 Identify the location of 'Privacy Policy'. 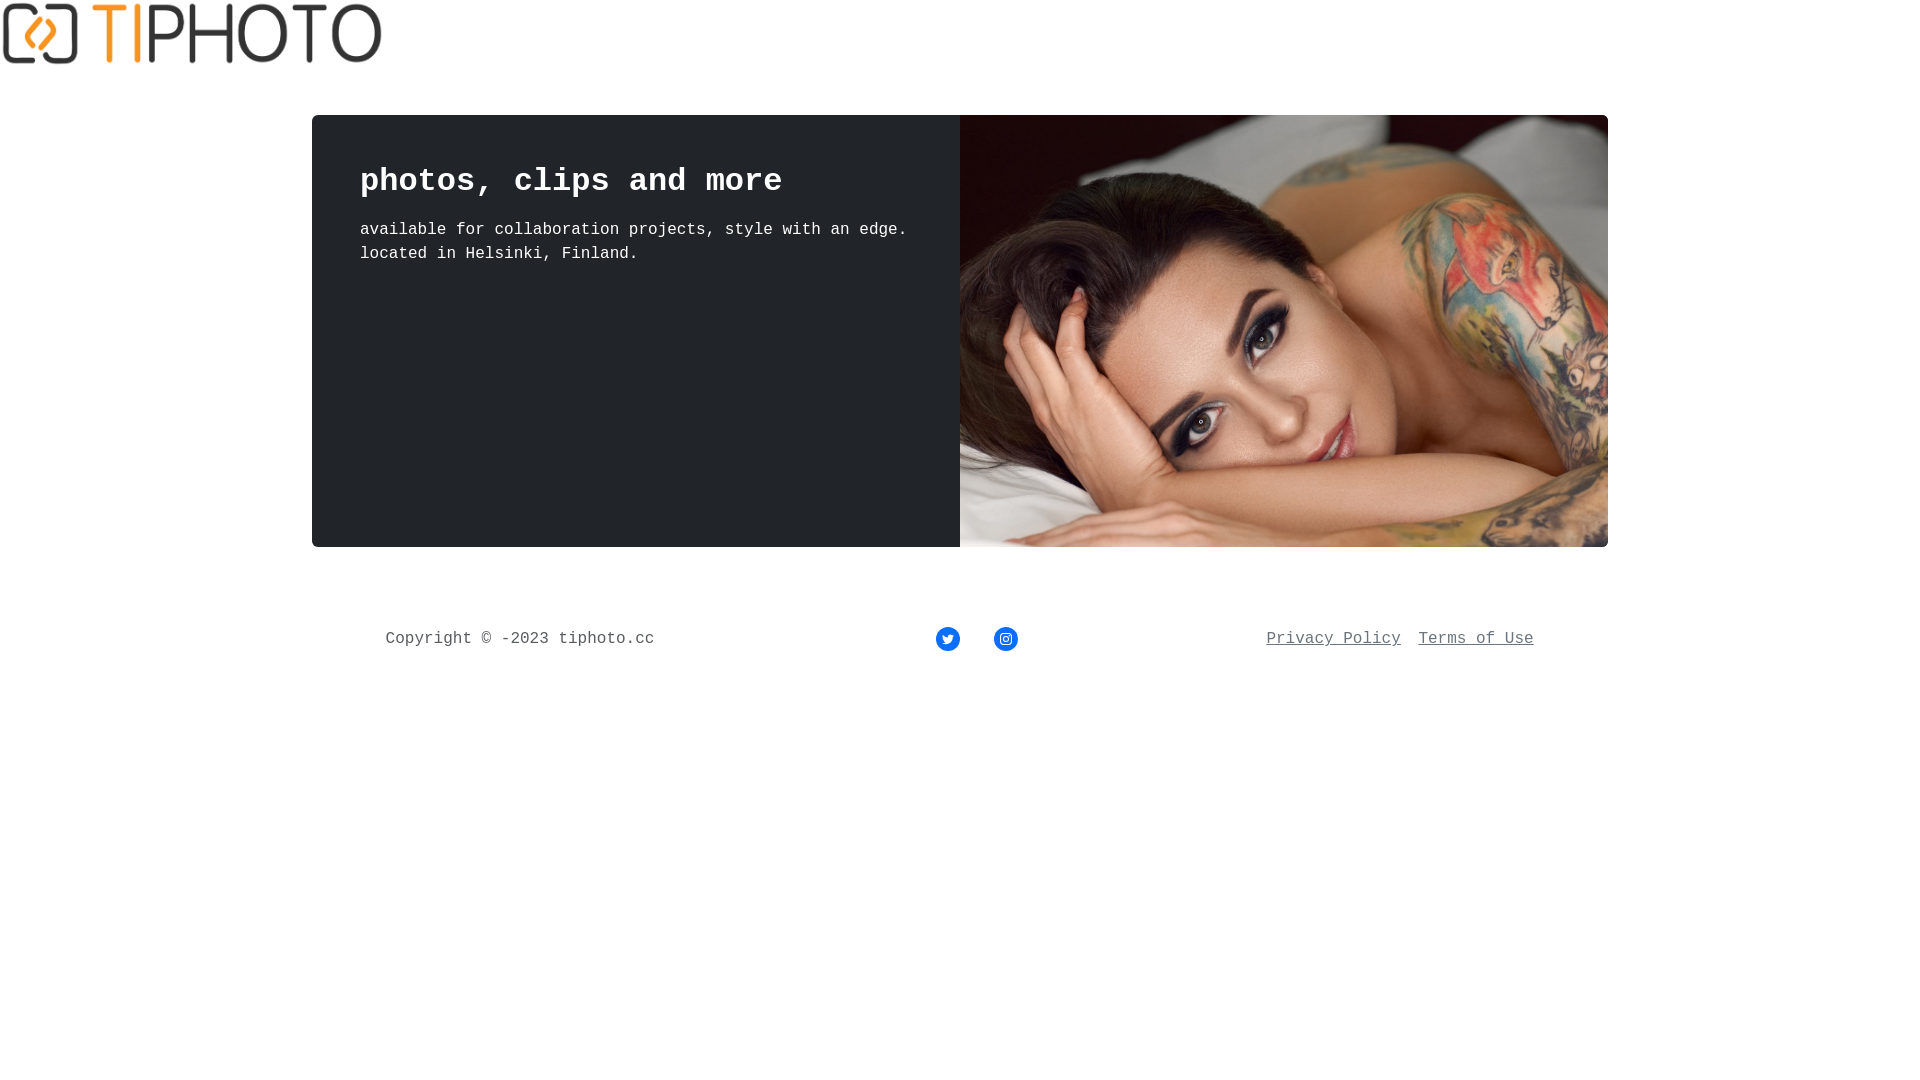
(1333, 639).